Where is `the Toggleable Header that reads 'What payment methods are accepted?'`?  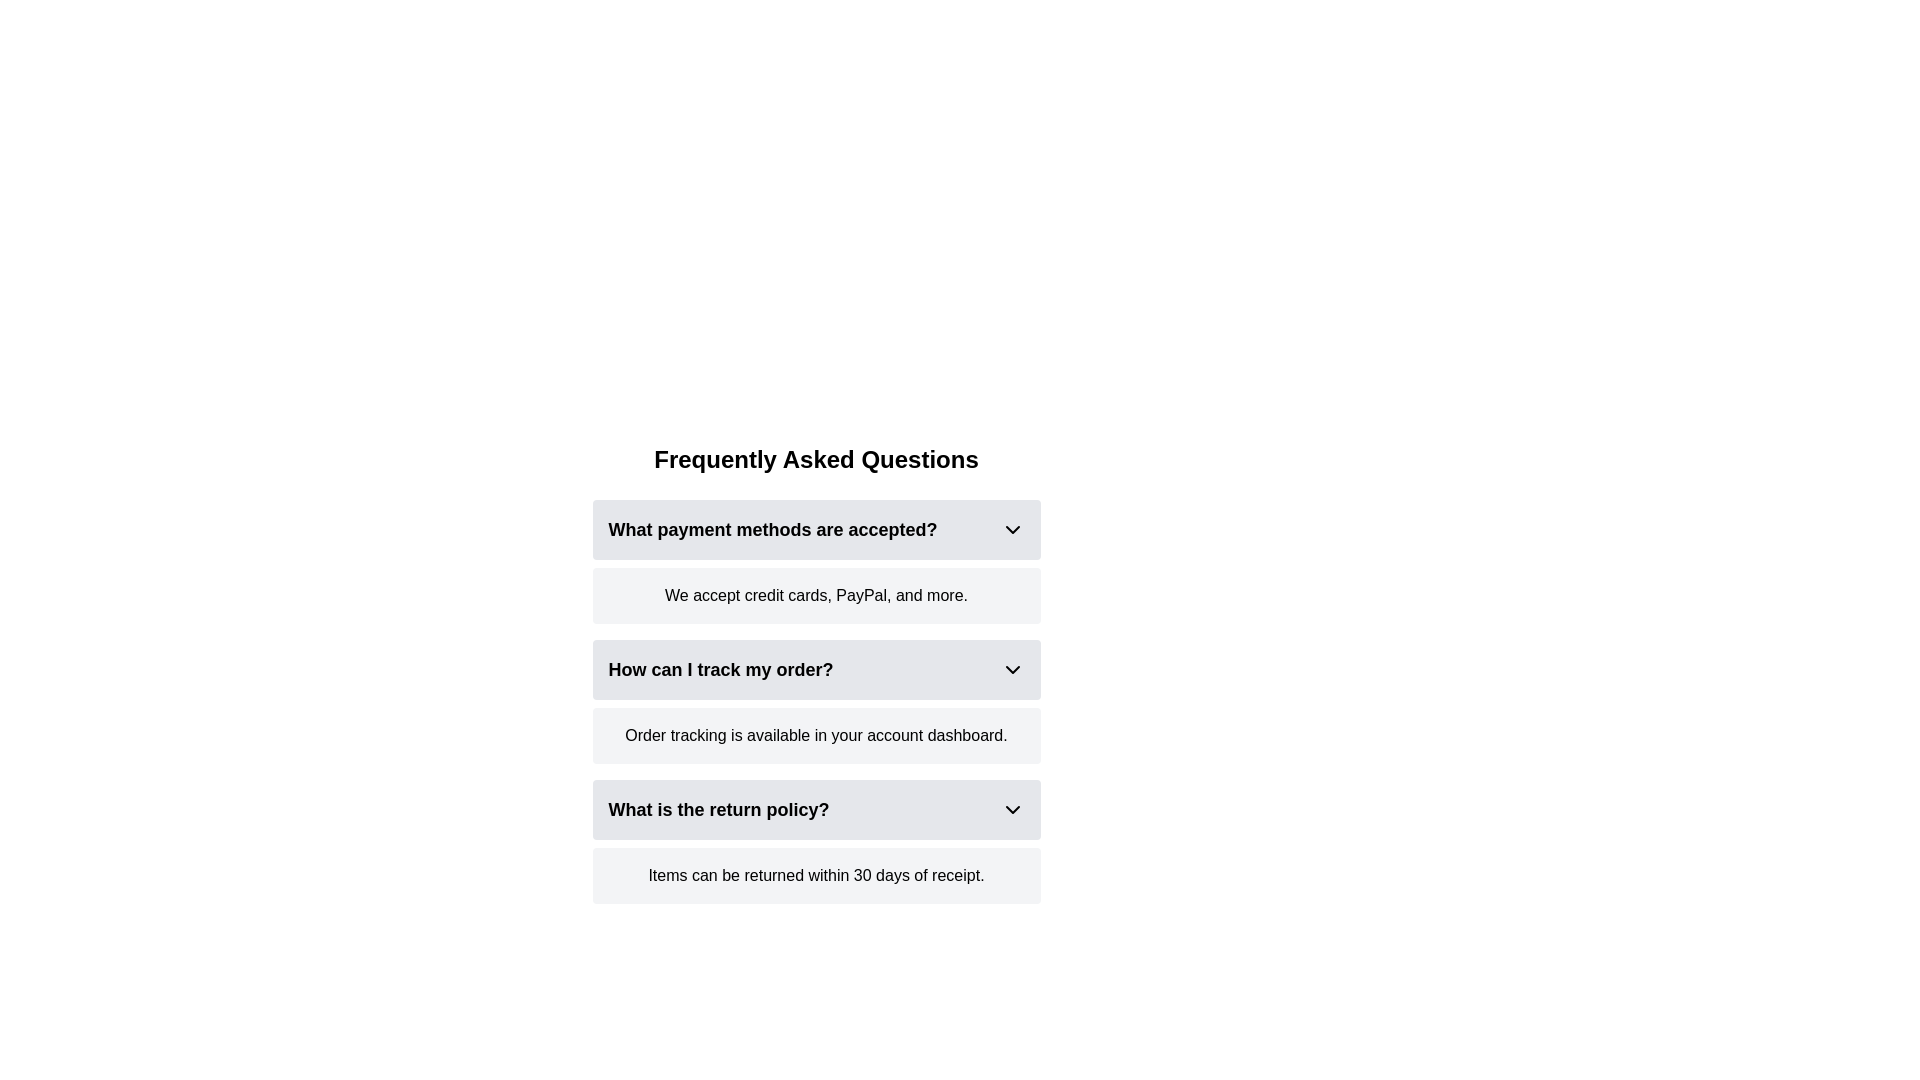
the Toggleable Header that reads 'What payment methods are accepted?' is located at coordinates (816, 528).